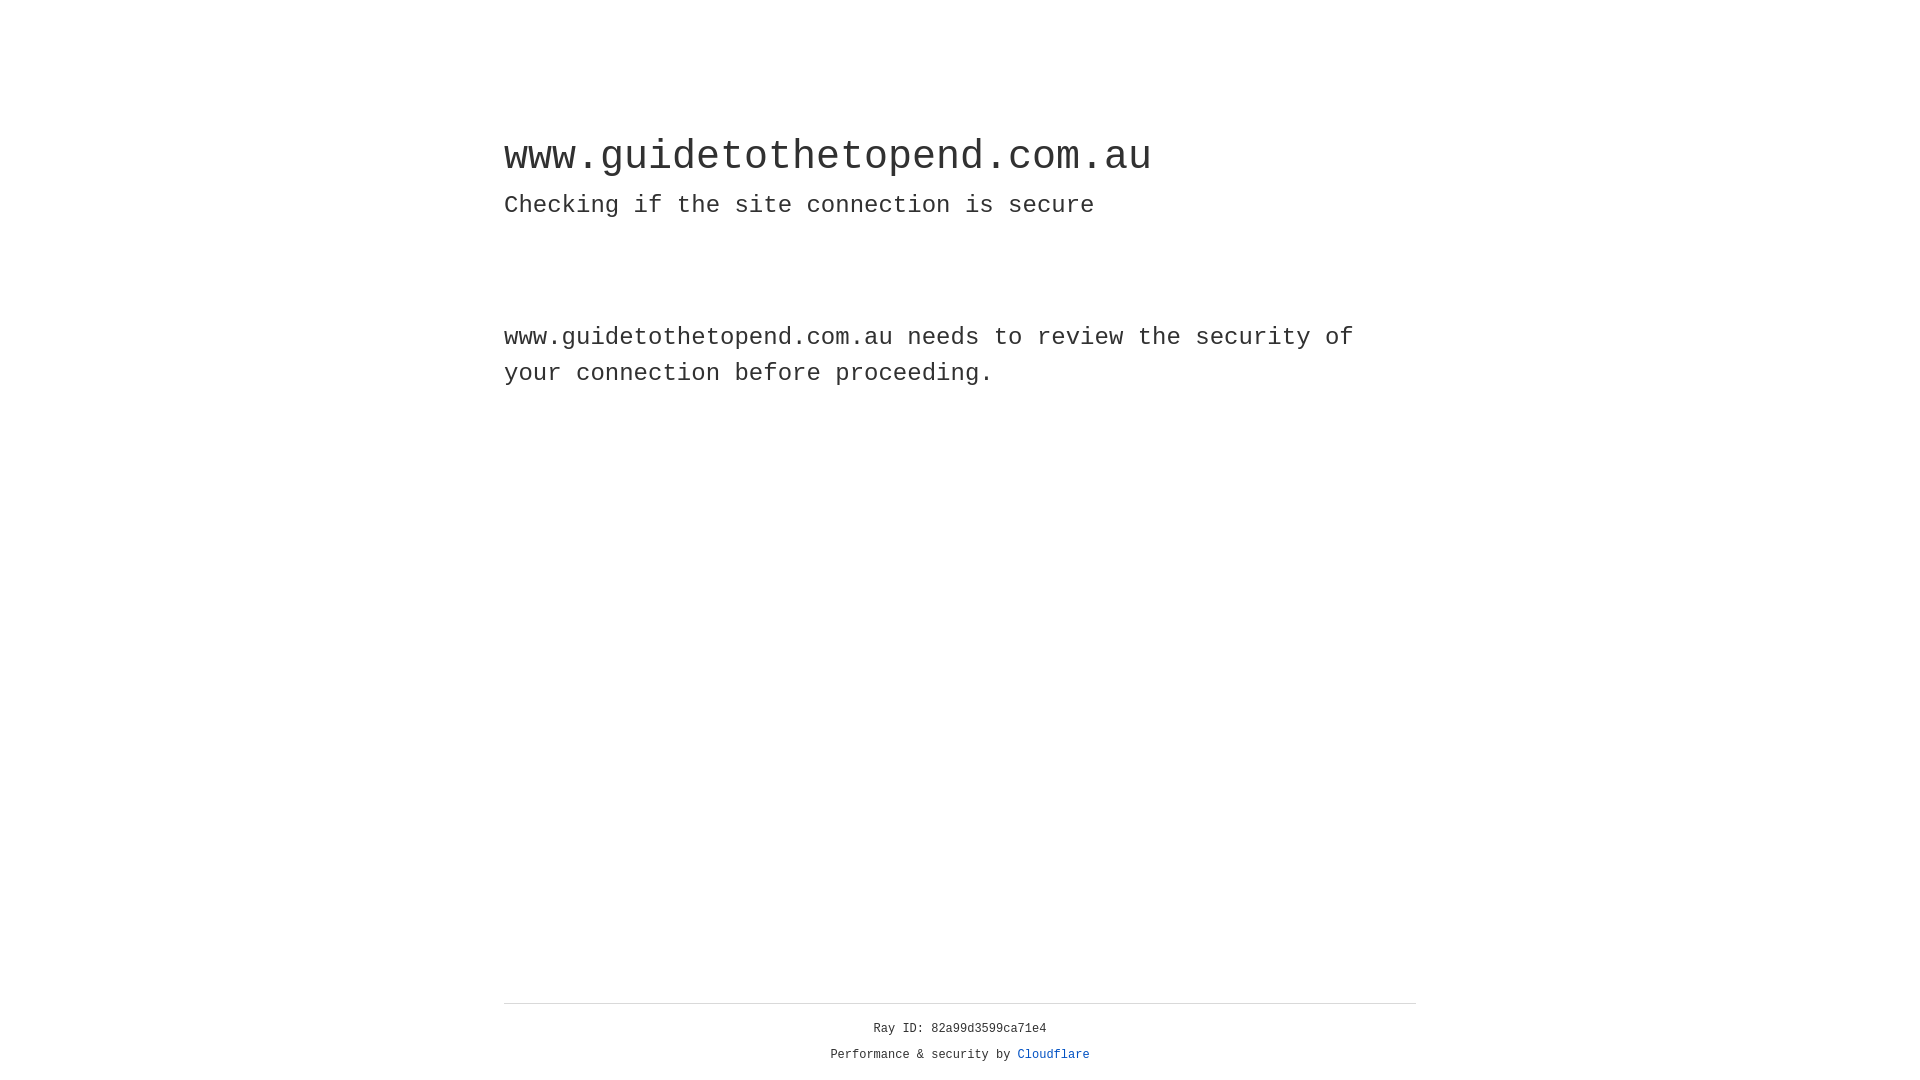  What do you see at coordinates (1017, 1054) in the screenshot?
I see `'Cloudflare'` at bounding box center [1017, 1054].